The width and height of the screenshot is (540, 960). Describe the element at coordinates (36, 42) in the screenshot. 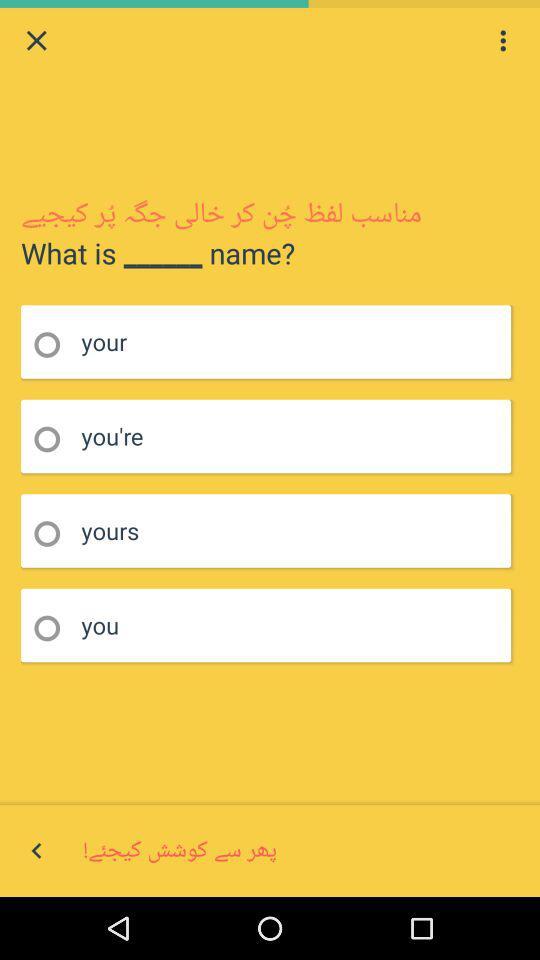

I see `the close icon` at that location.